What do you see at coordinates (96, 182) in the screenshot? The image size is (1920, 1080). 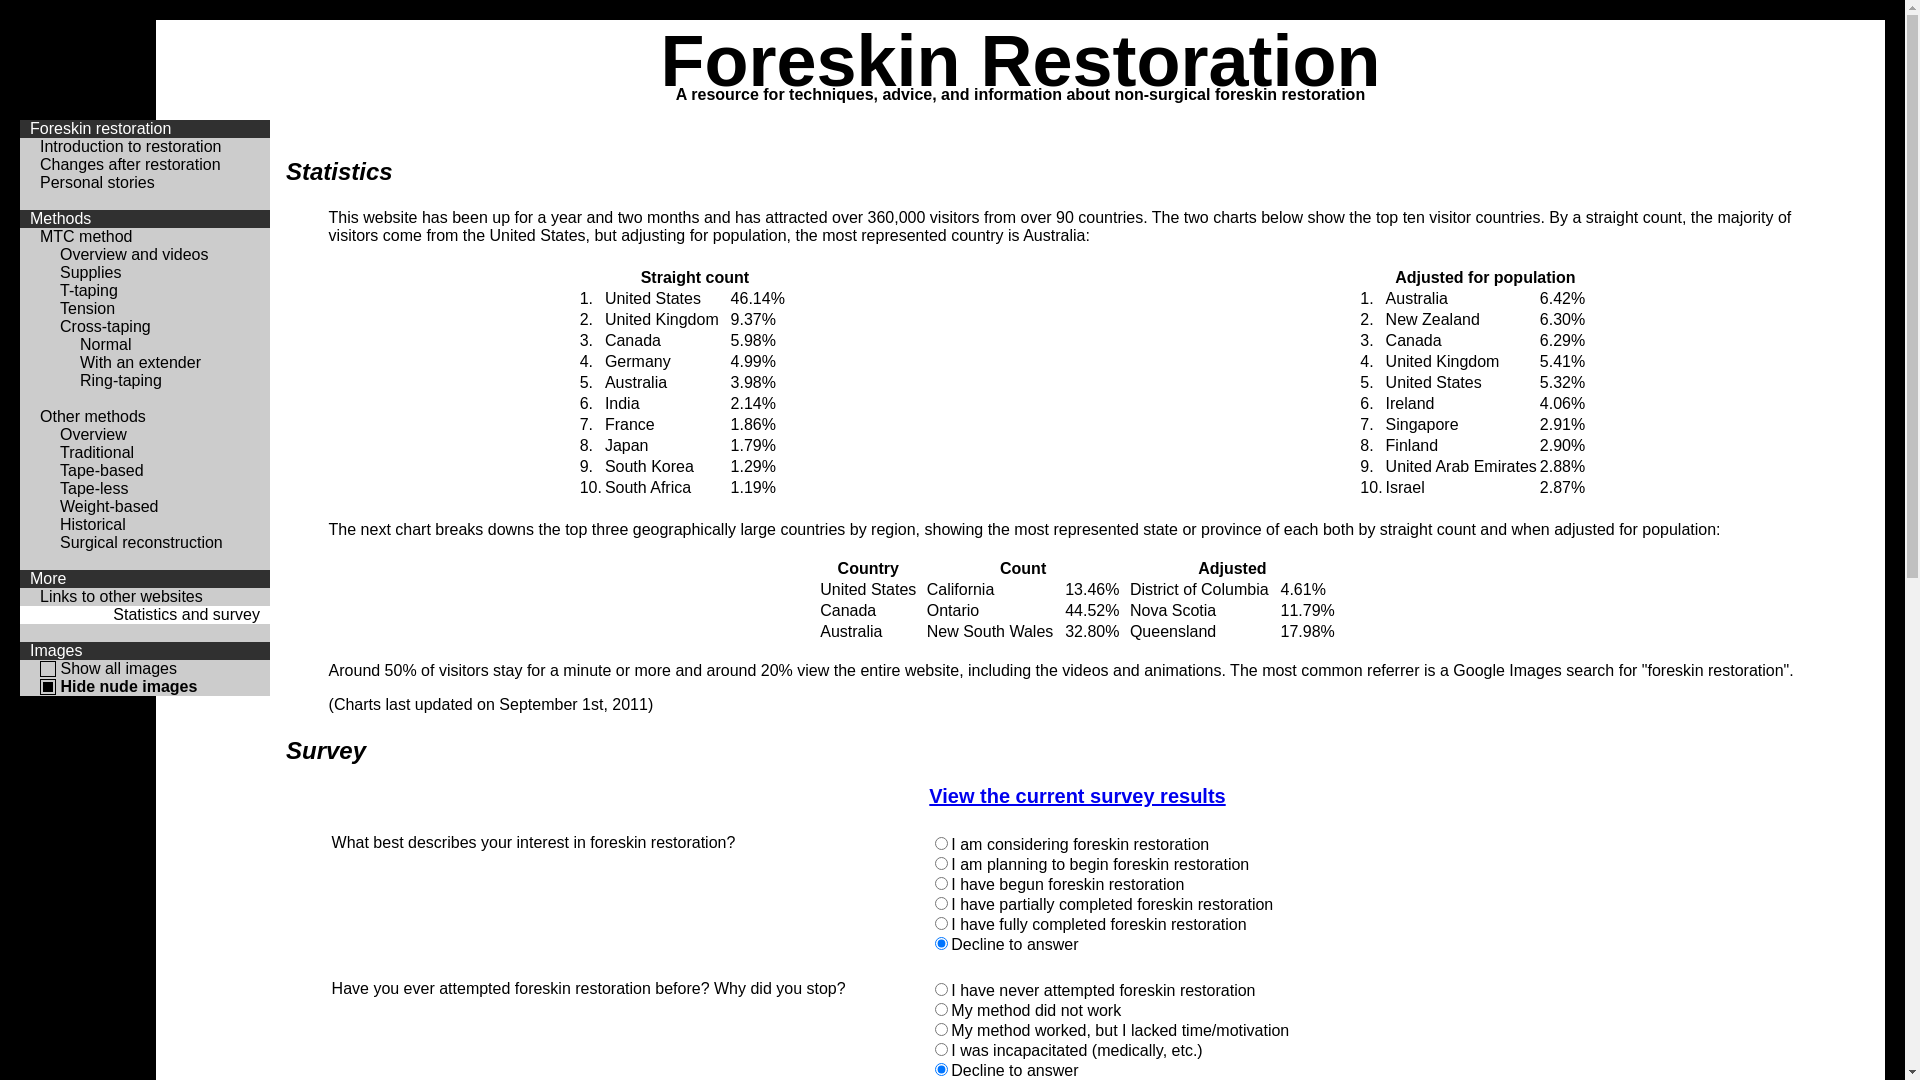 I see `'Personal stories'` at bounding box center [96, 182].